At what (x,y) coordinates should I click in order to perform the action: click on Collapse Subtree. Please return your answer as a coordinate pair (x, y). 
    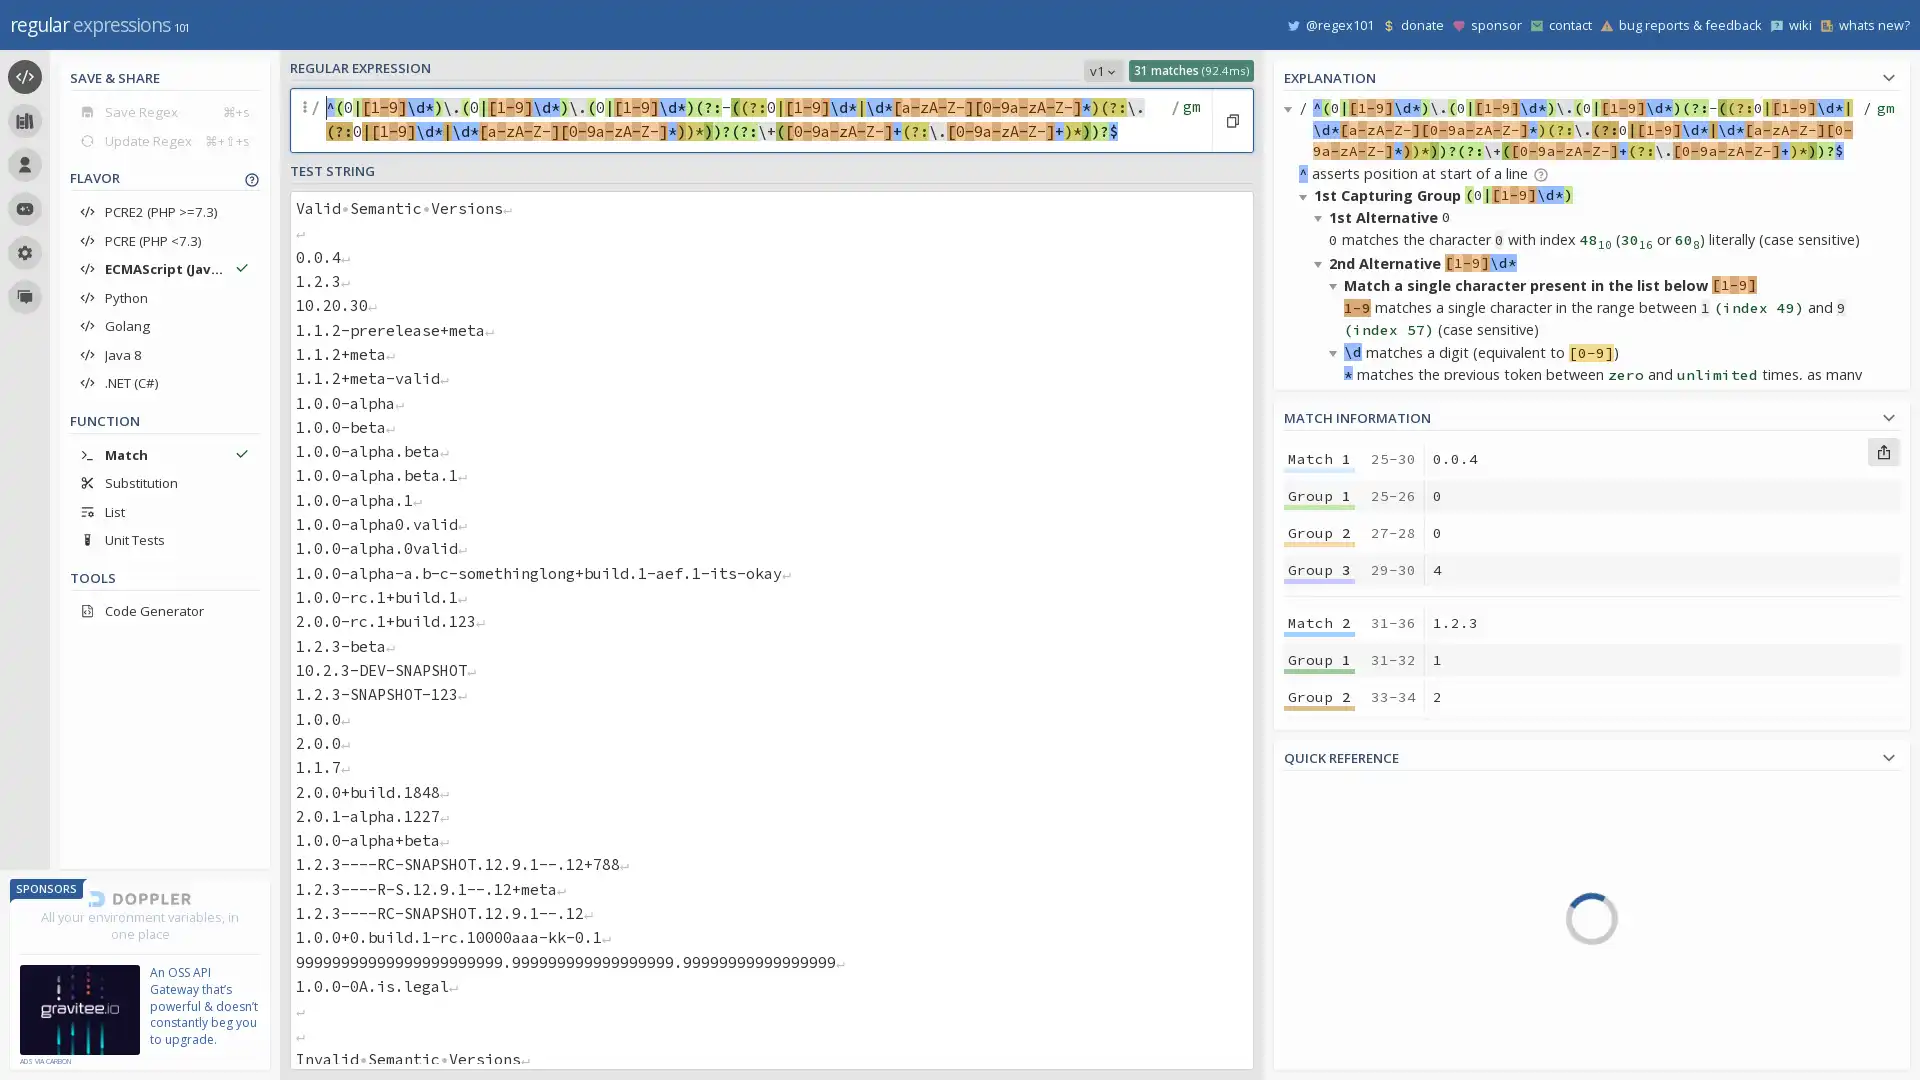
    Looking at the image, I should click on (1306, 196).